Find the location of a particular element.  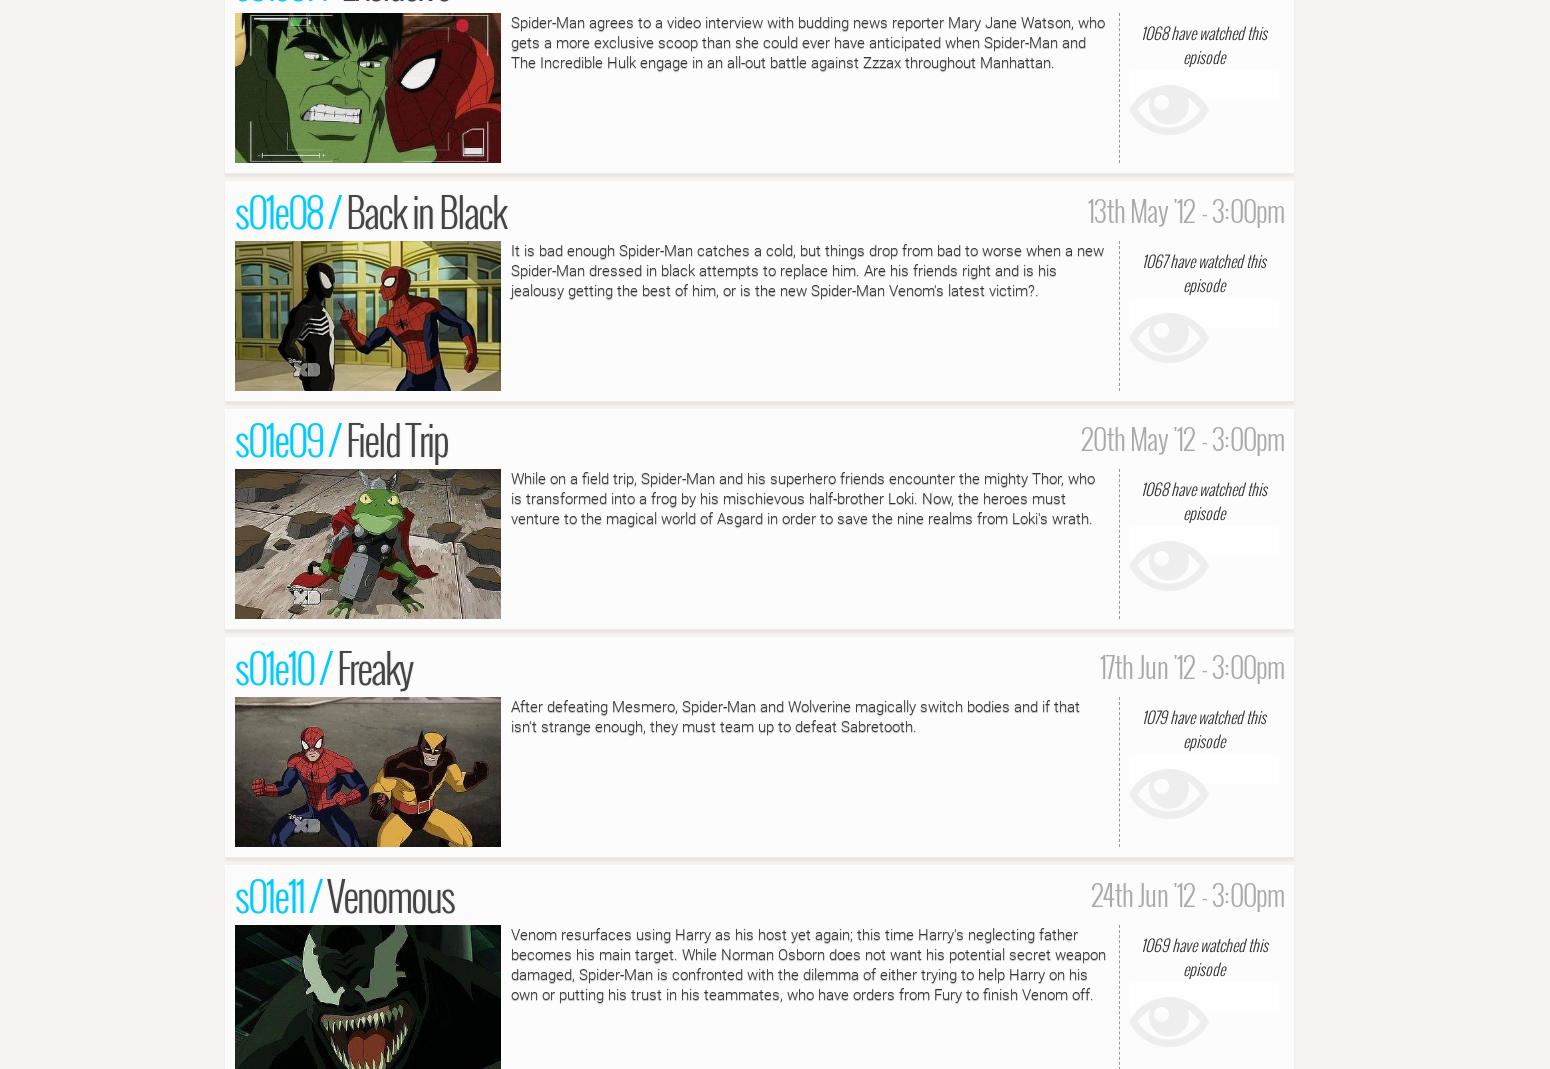

'Venom resurfaces using Harry as his host yet again; this time Harry's neglecting father becomes his main target. While Norman Osborn does not want his potential secret weapon damaged, Spider-Man is confronted with the dilemma of either trying to help Harry on his own or putting his trust in his teammates, who have orders from Fury to finish Venom off.' is located at coordinates (510, 964).